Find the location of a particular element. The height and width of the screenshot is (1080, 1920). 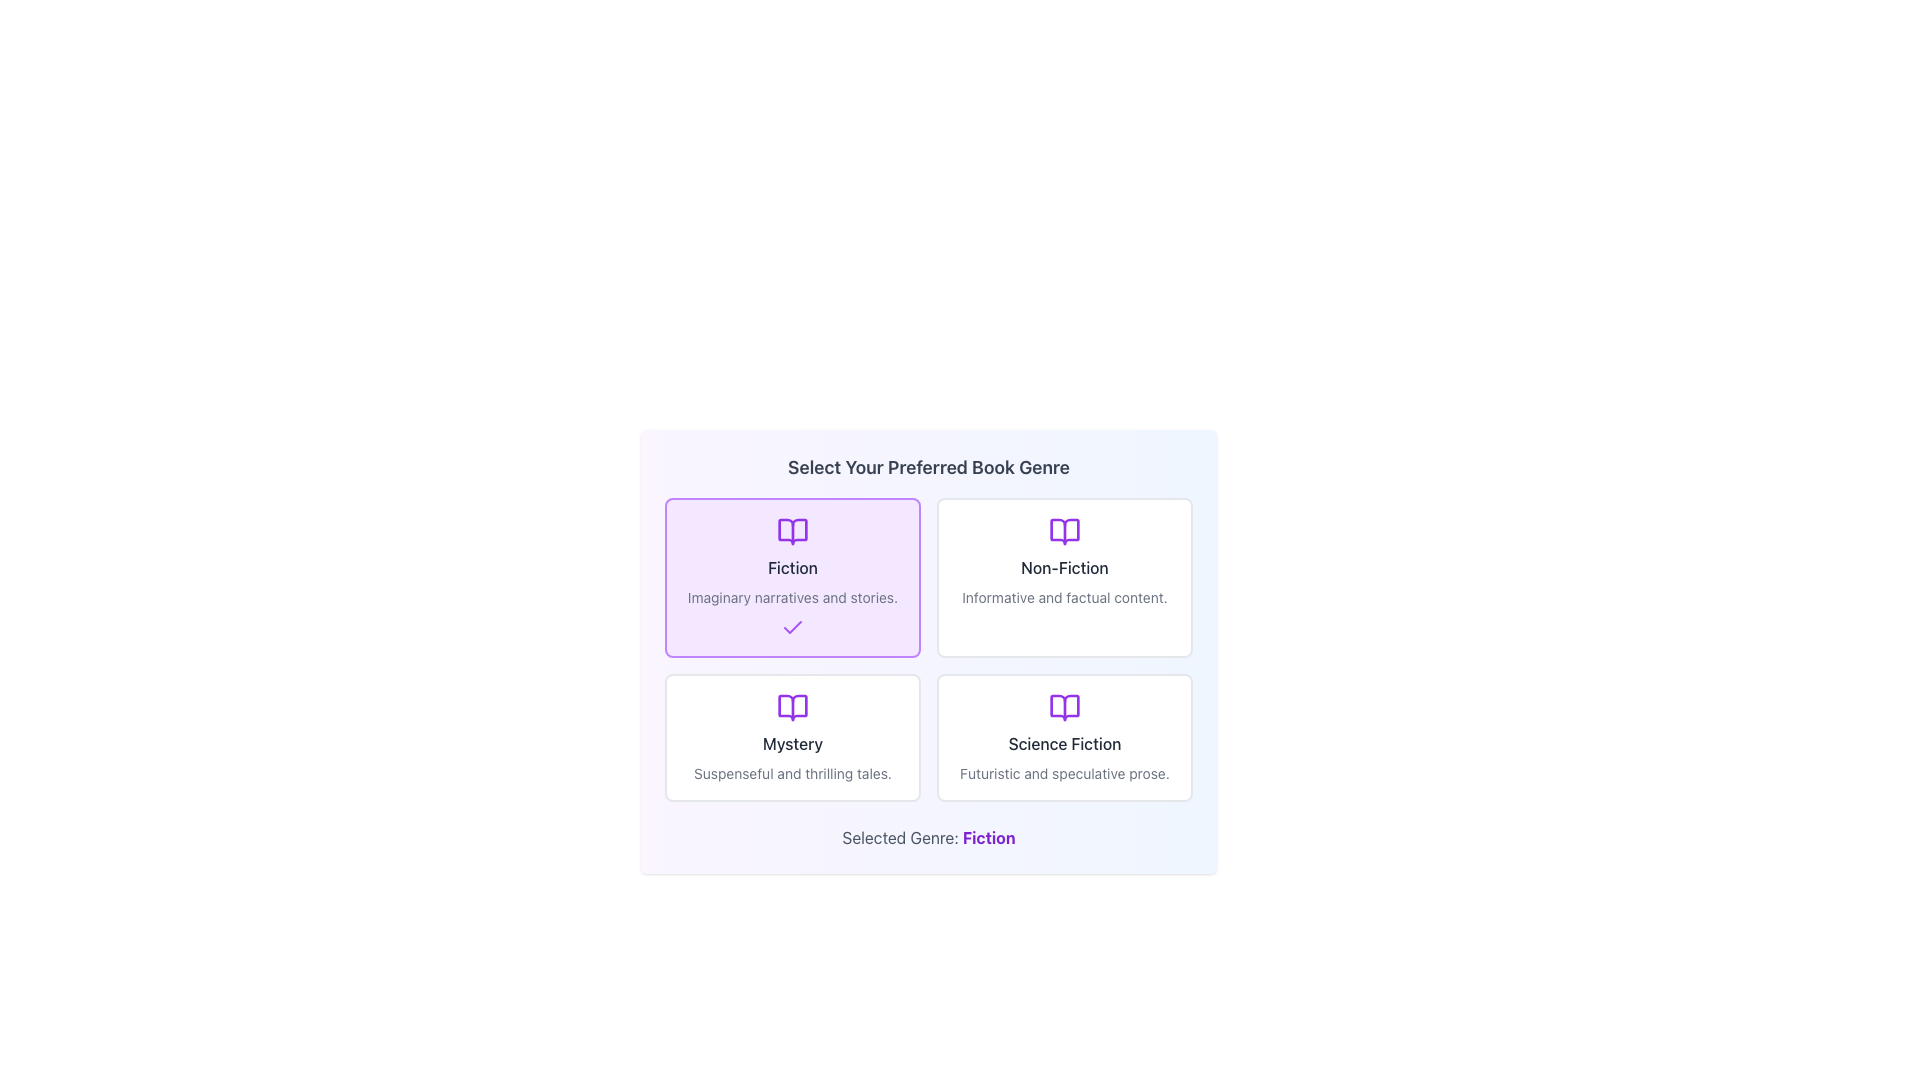

the left portion of the open book icon within the 'Non-Fiction' button located in the top-right of the grid is located at coordinates (1064, 531).